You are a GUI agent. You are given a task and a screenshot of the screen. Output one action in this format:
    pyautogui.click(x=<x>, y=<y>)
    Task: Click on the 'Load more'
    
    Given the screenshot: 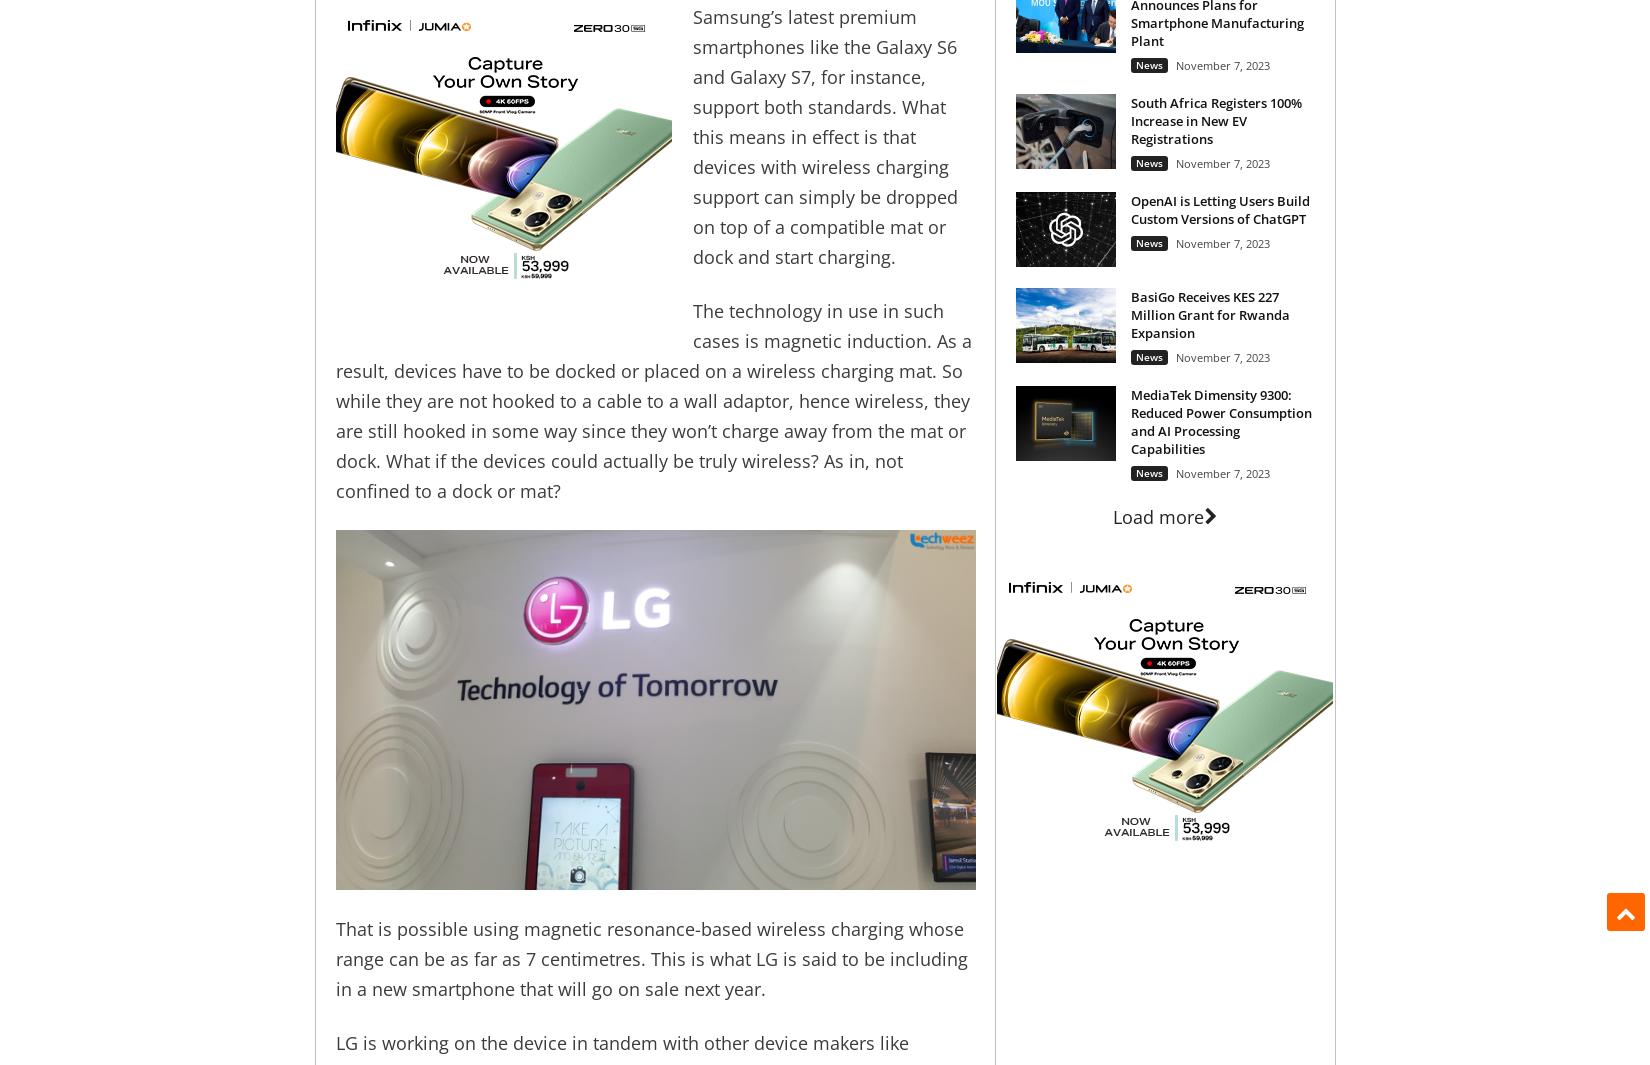 What is the action you would take?
    pyautogui.click(x=1112, y=514)
    